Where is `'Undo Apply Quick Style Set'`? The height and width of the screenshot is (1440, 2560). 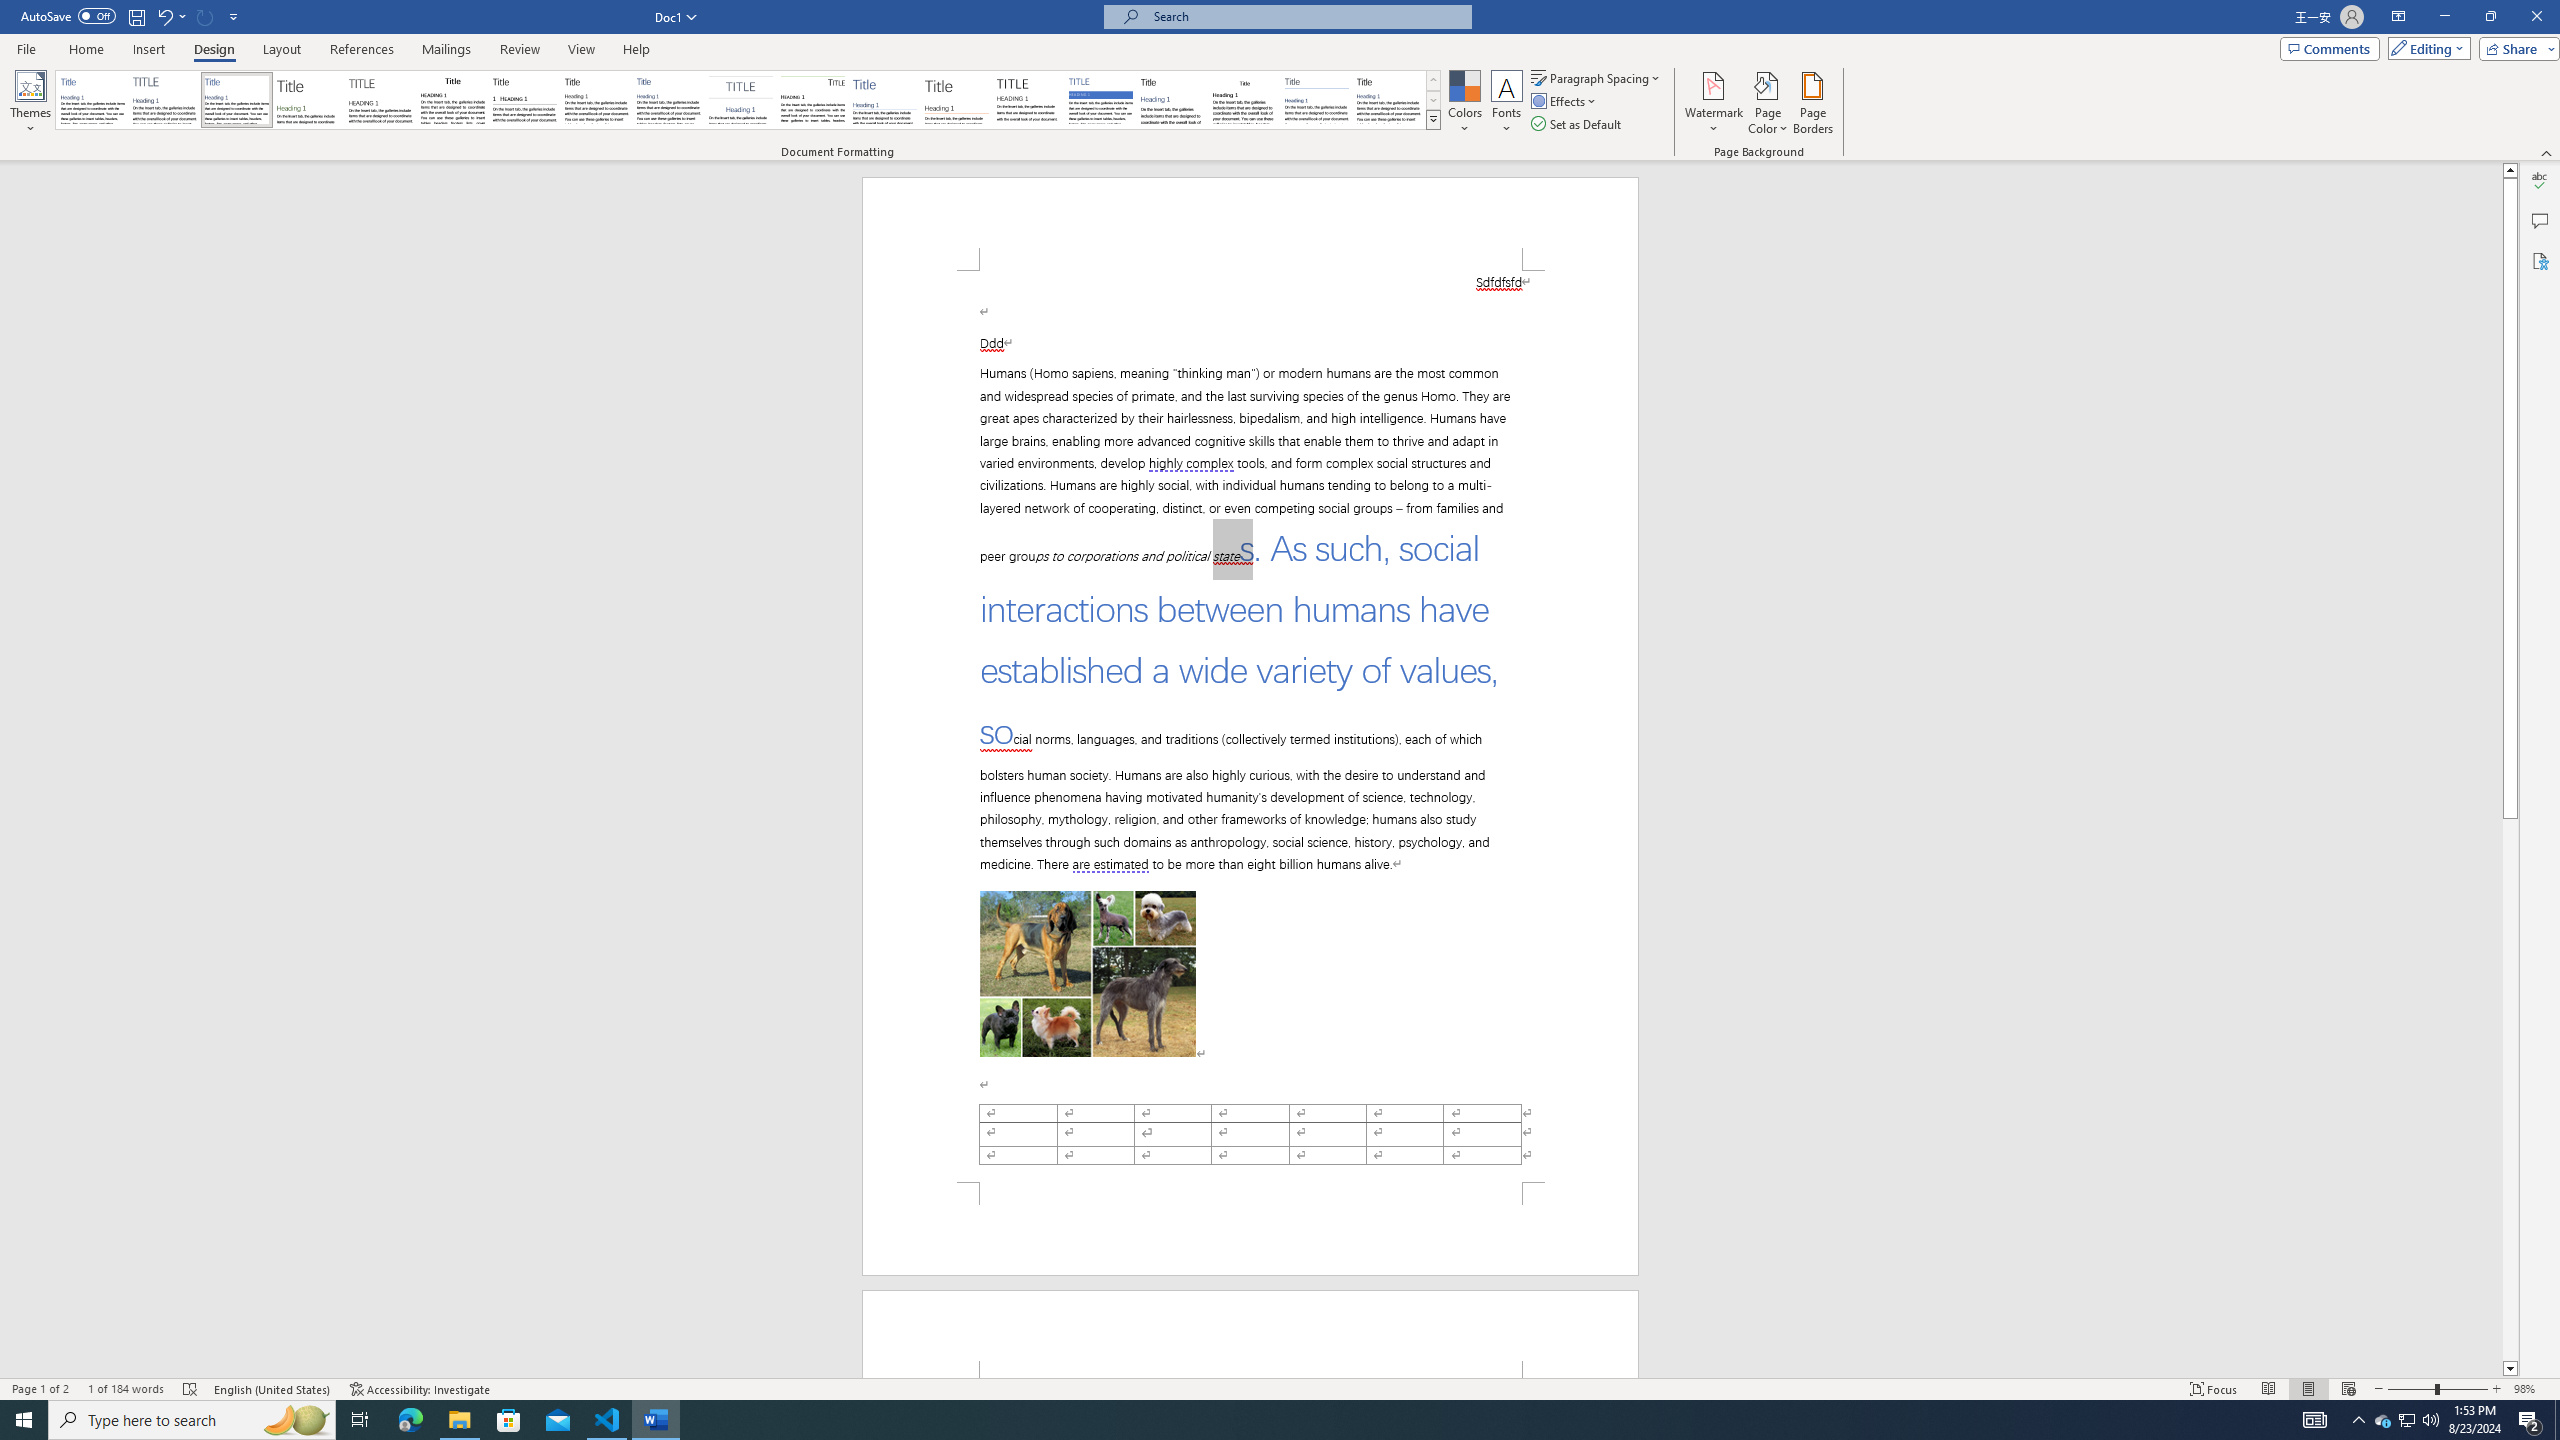 'Undo Apply Quick Style Set' is located at coordinates (170, 15).